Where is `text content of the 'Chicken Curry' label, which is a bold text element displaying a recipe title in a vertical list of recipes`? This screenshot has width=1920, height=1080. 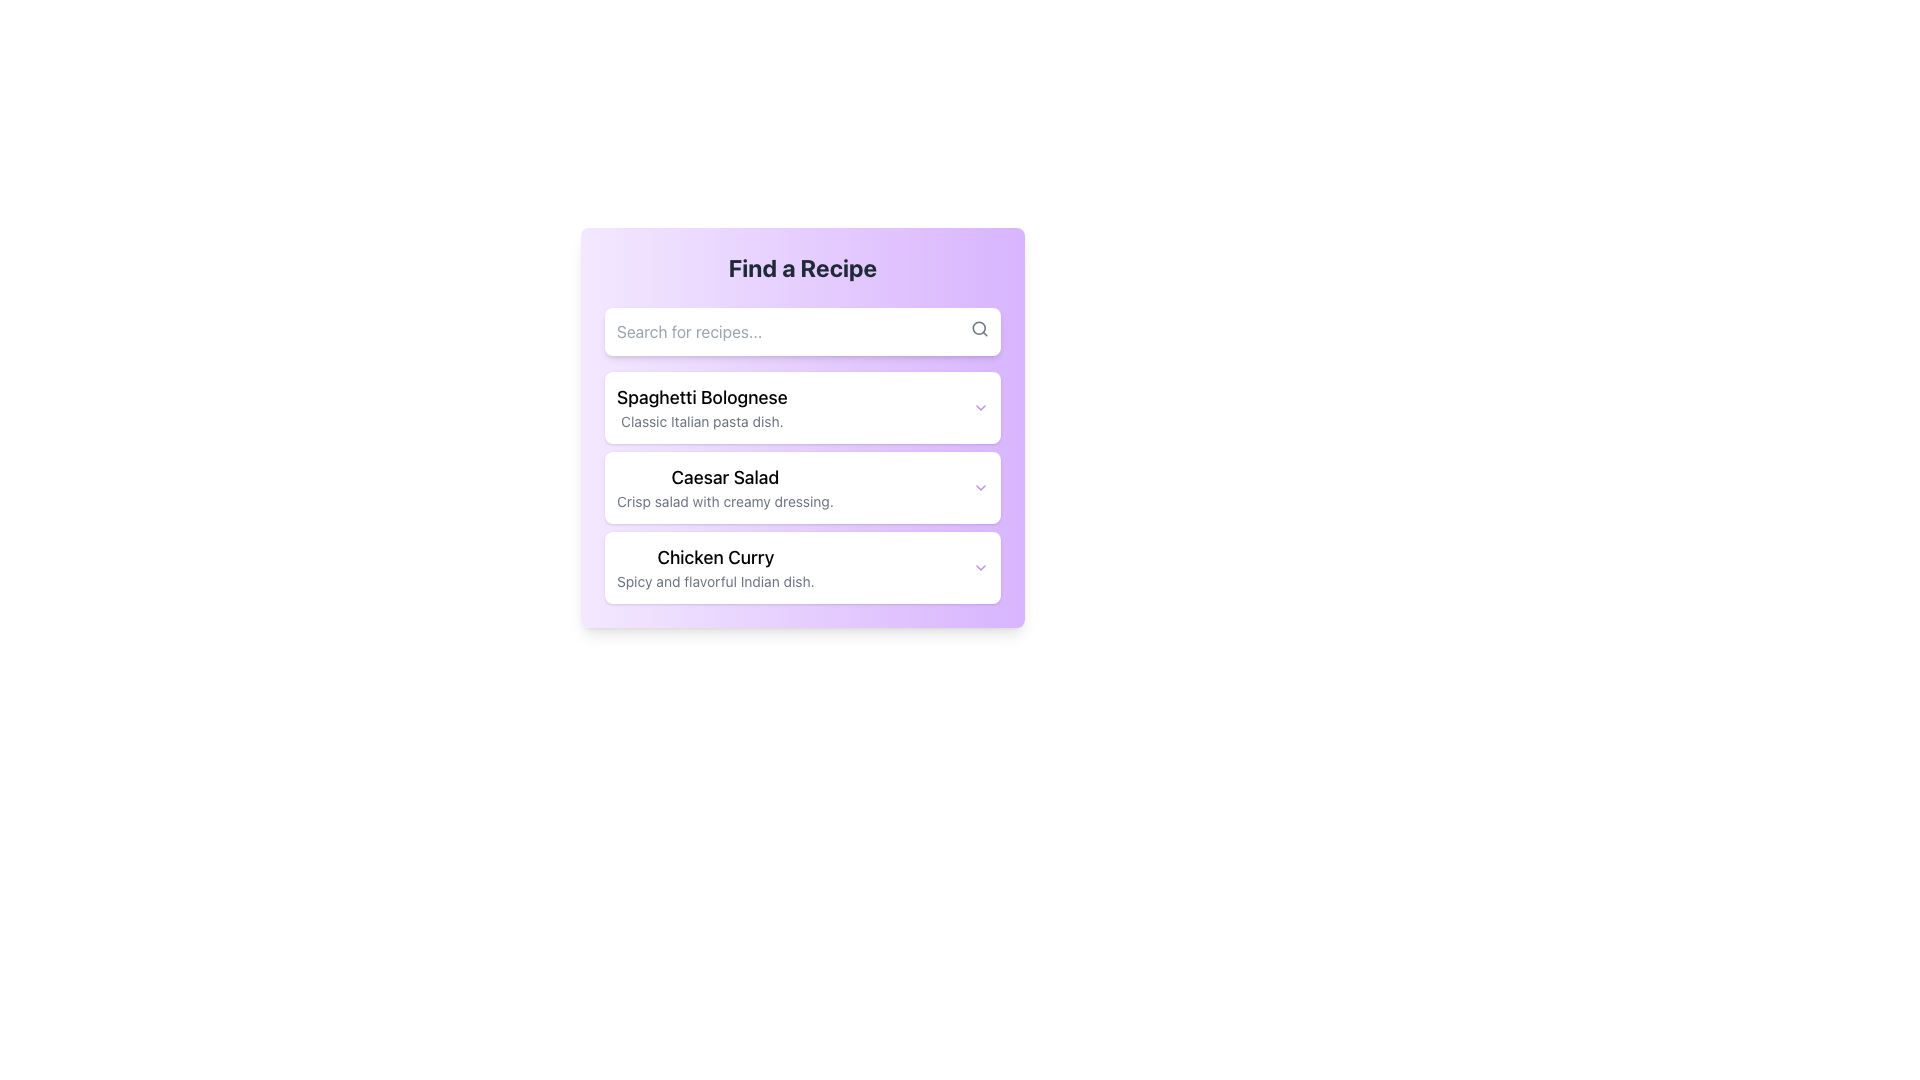
text content of the 'Chicken Curry' label, which is a bold text element displaying a recipe title in a vertical list of recipes is located at coordinates (715, 558).